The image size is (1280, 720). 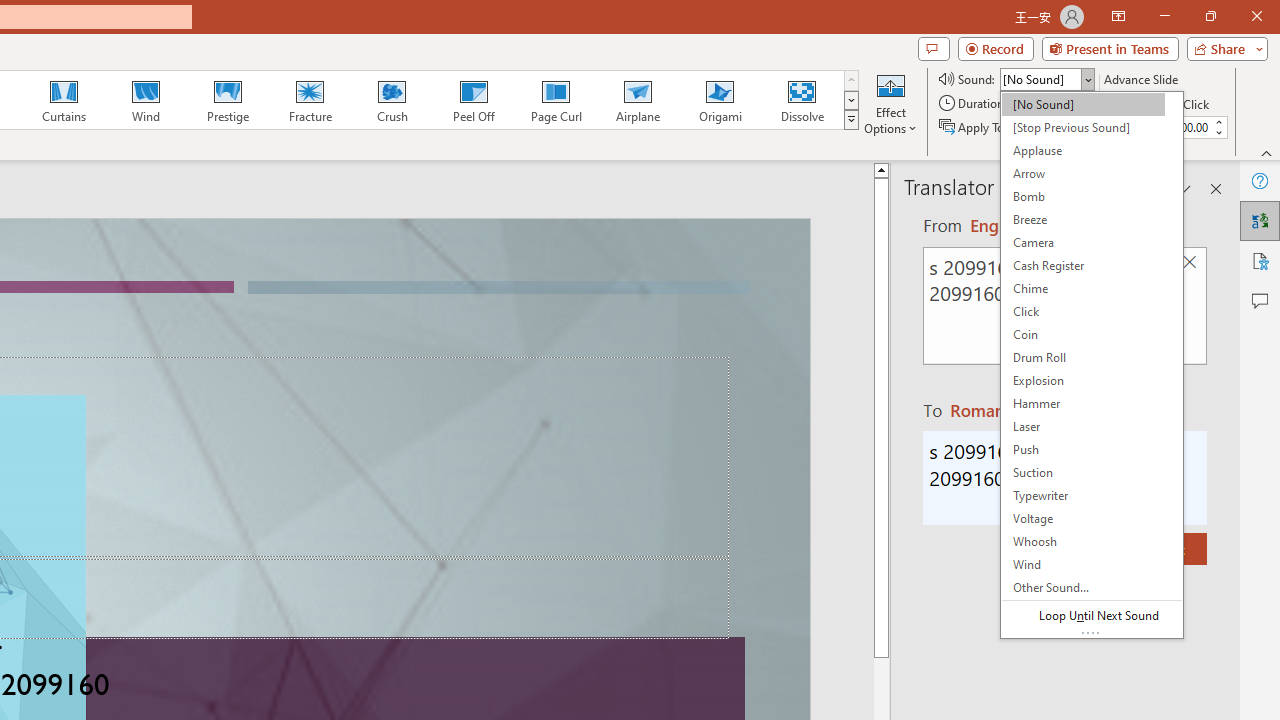 I want to click on 'Dissolve', so click(x=802, y=100).